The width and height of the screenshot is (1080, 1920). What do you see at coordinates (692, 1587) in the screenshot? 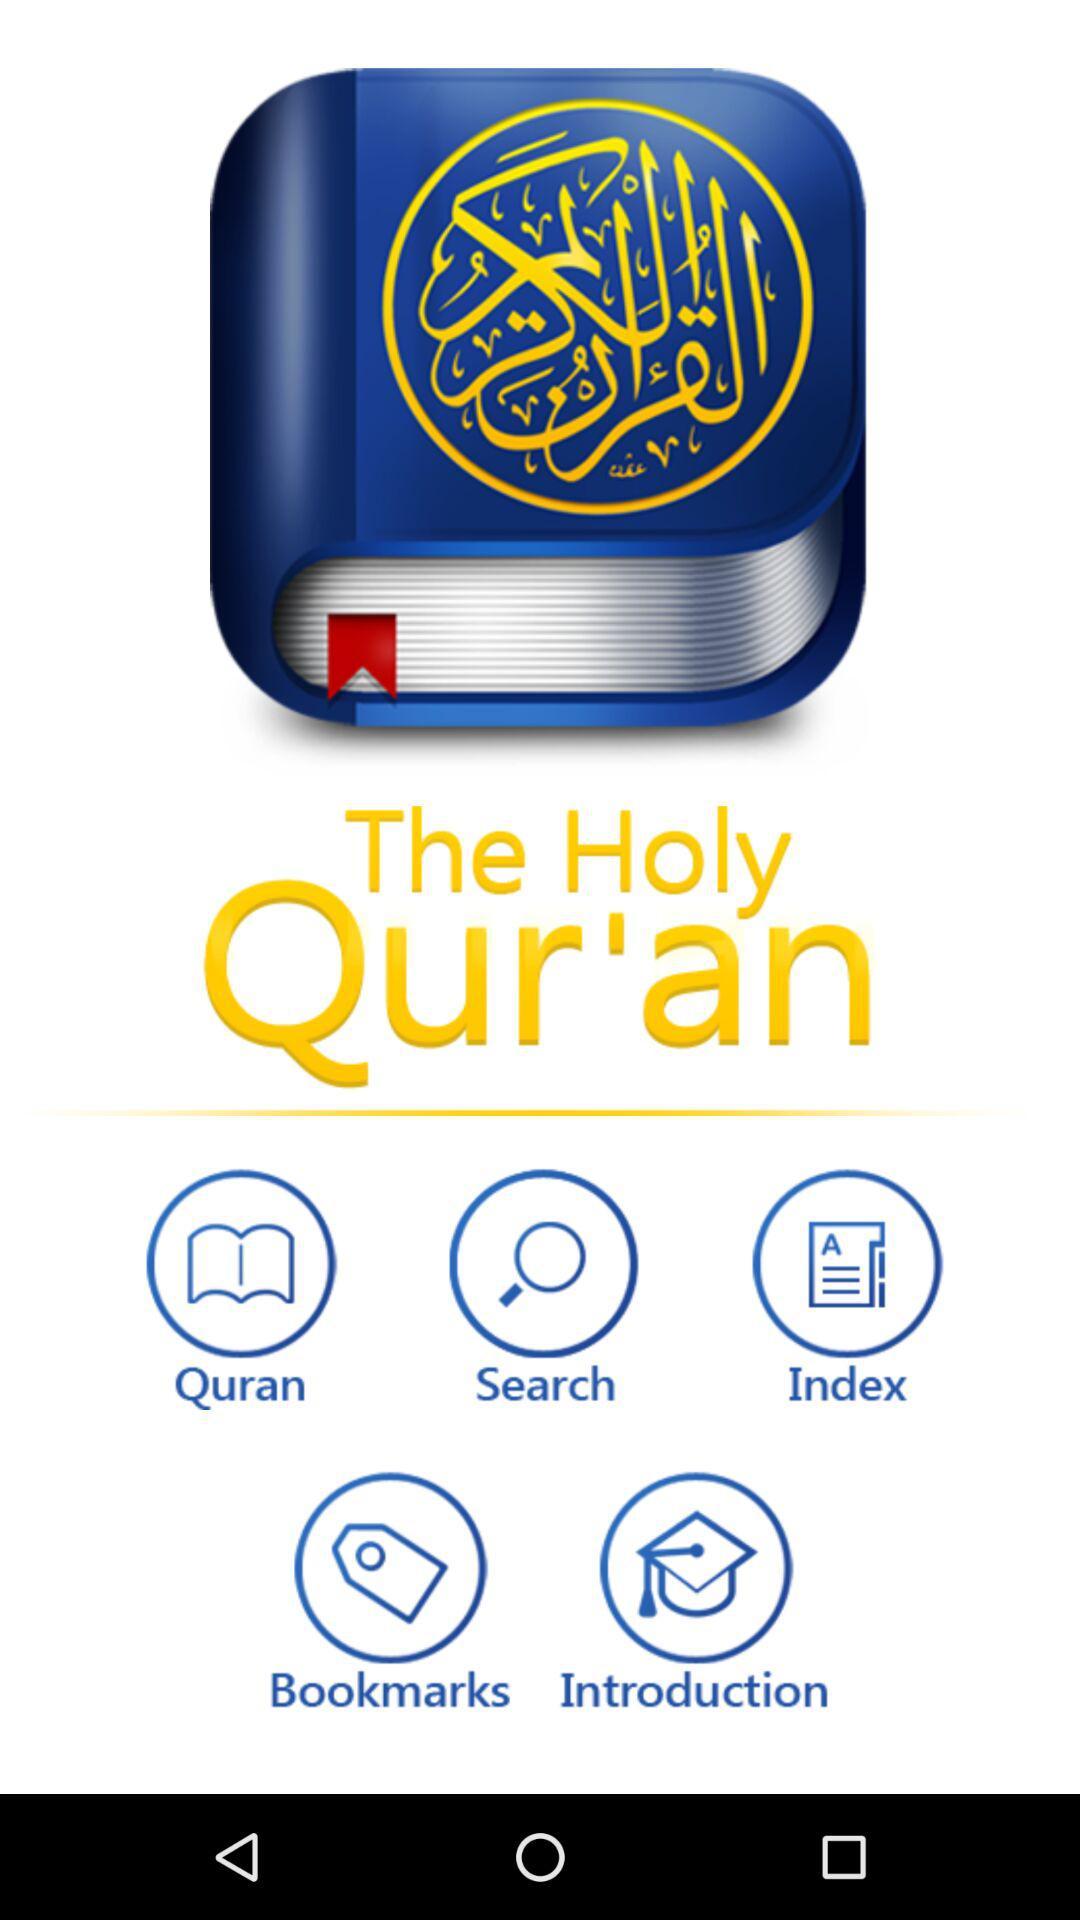
I see `read the introduction` at bounding box center [692, 1587].